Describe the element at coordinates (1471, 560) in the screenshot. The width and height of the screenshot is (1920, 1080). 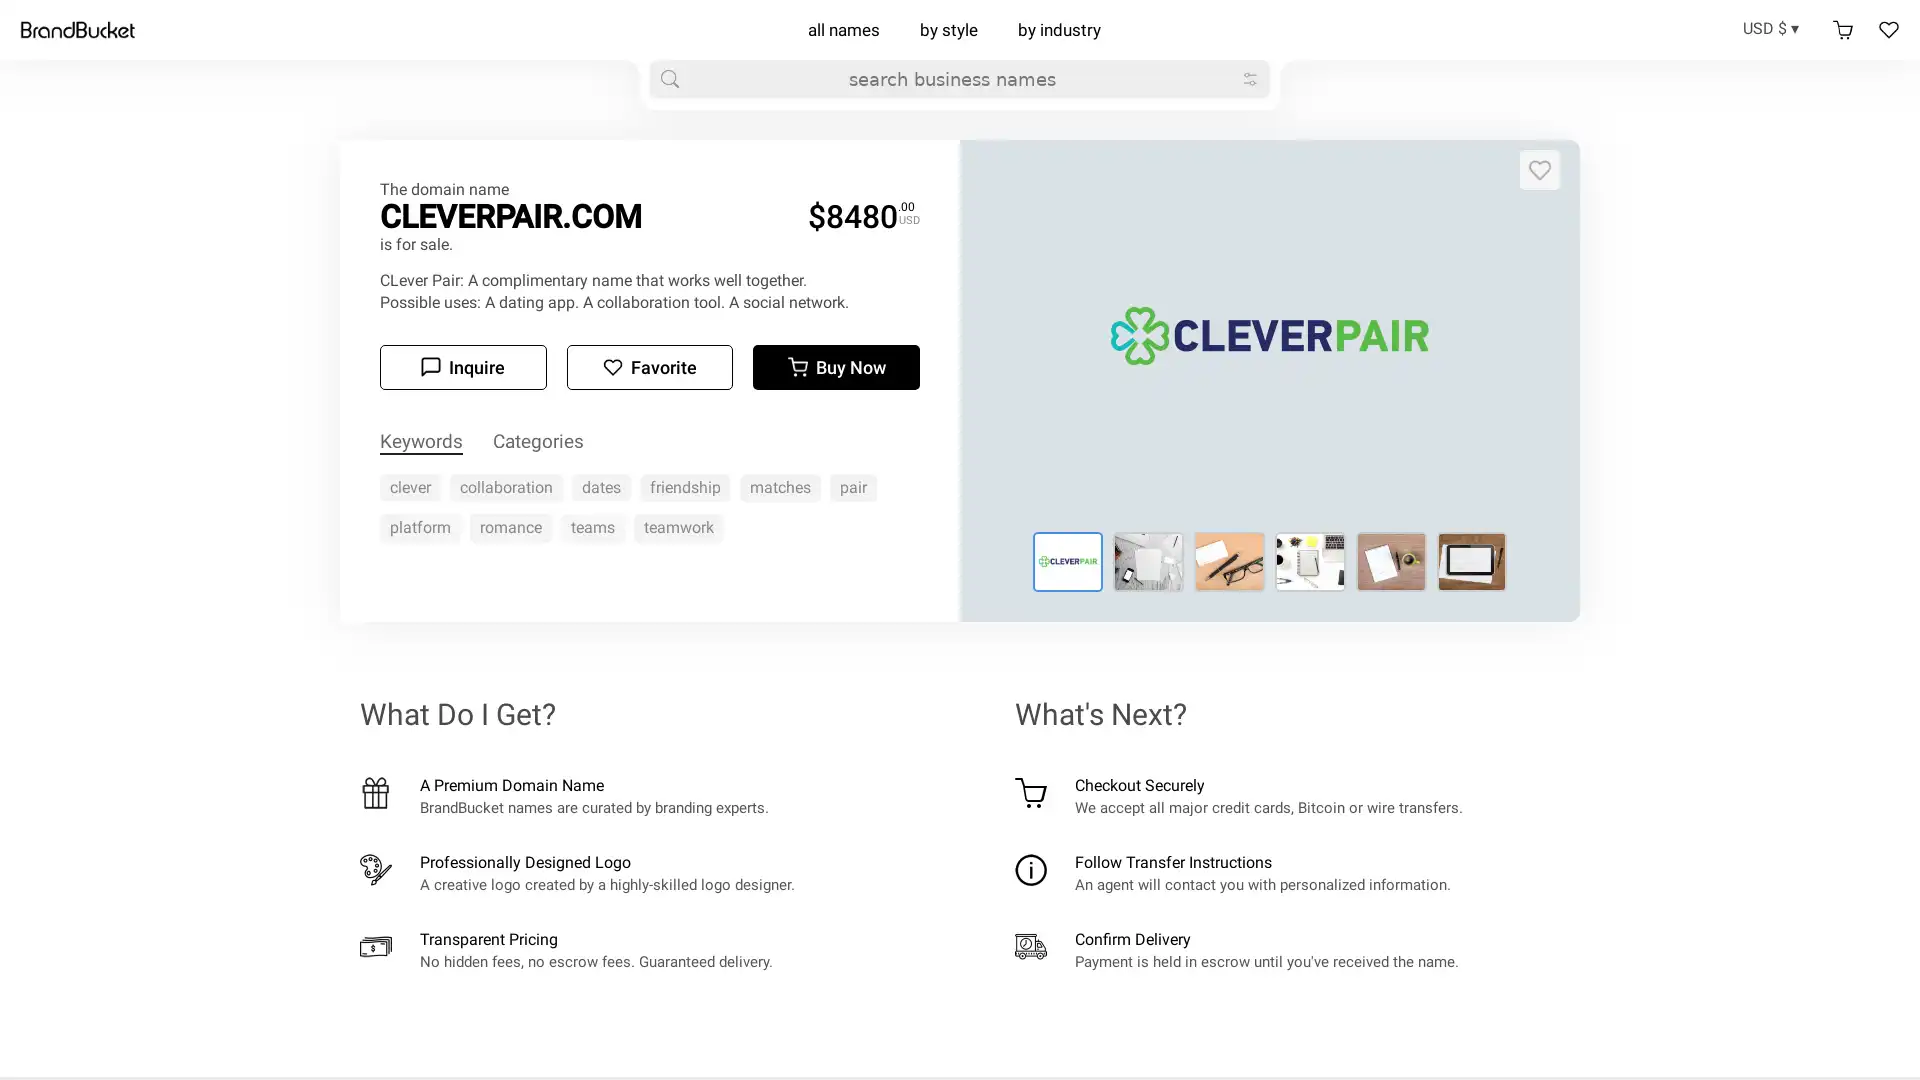
I see `Logo for cleverpair.com` at that location.